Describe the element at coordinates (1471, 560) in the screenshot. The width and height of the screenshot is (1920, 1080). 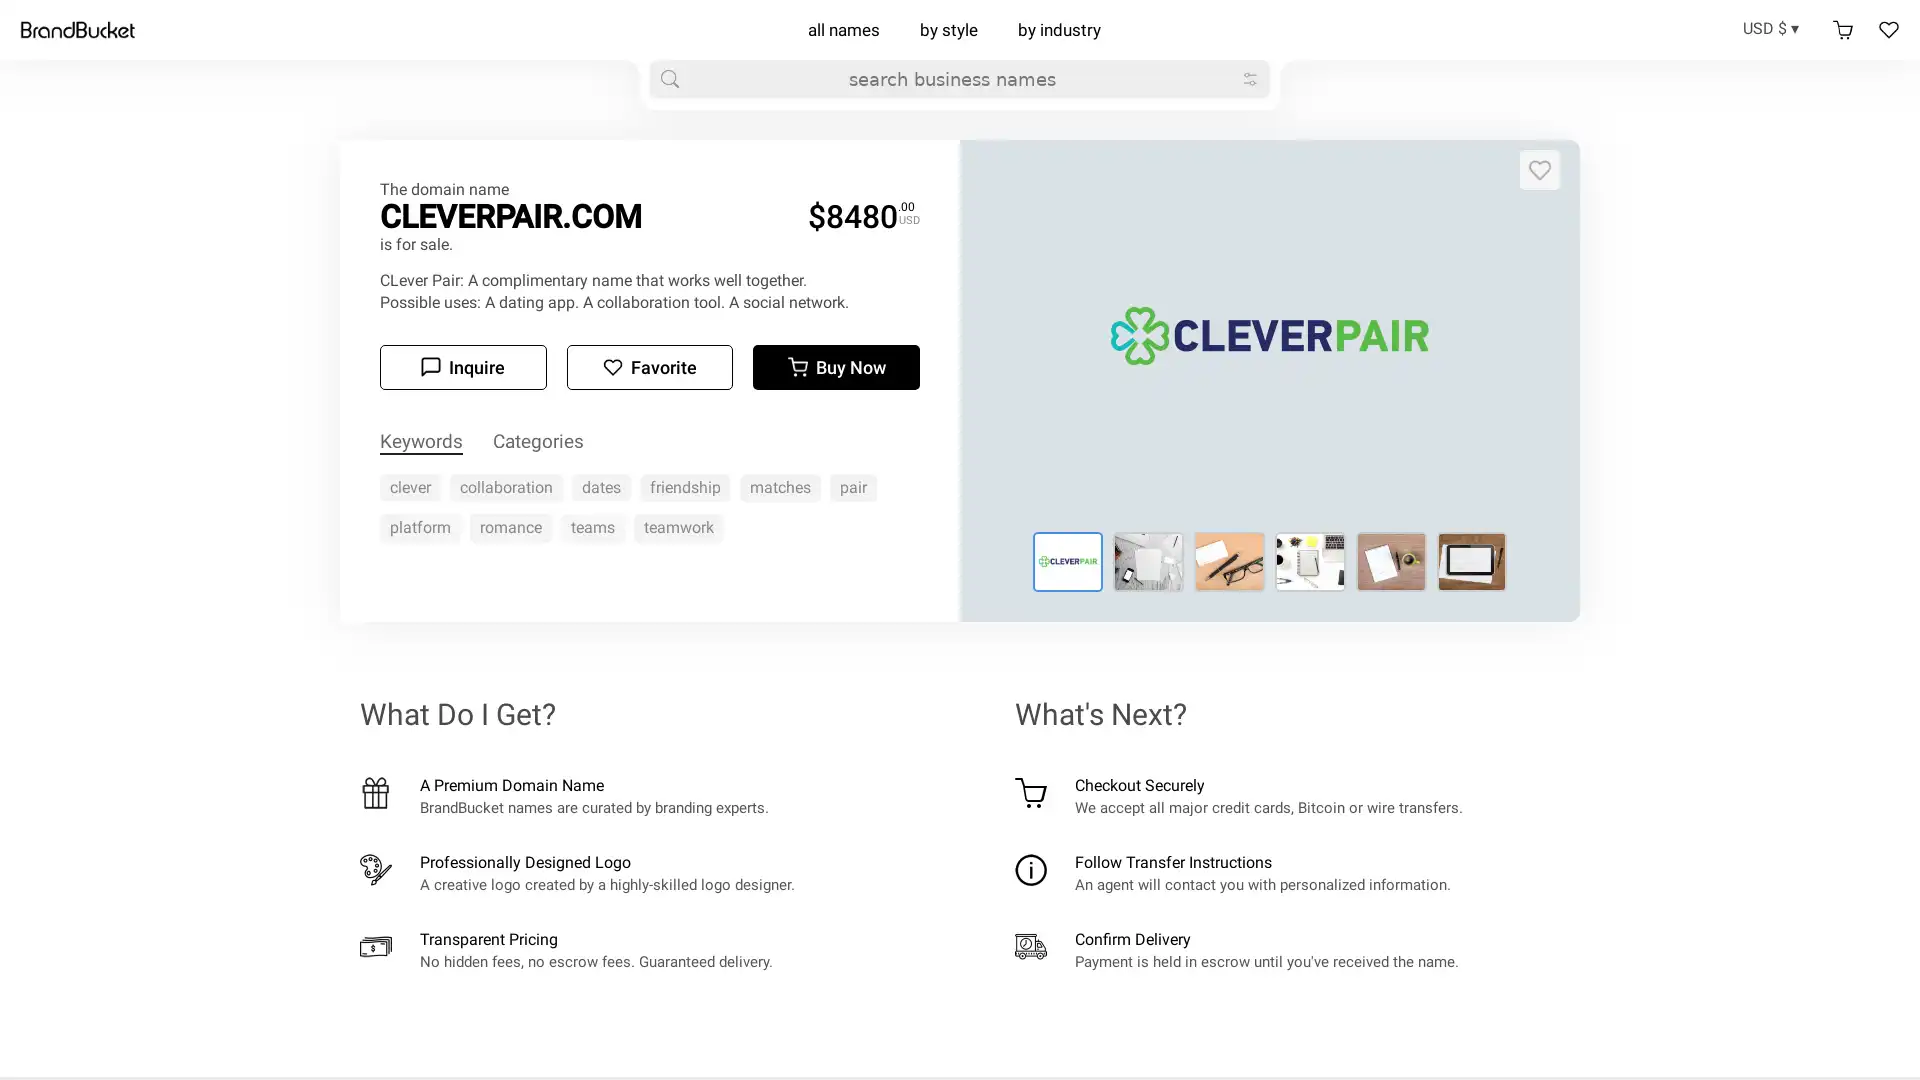
I see `Logo for cleverpair.com` at that location.